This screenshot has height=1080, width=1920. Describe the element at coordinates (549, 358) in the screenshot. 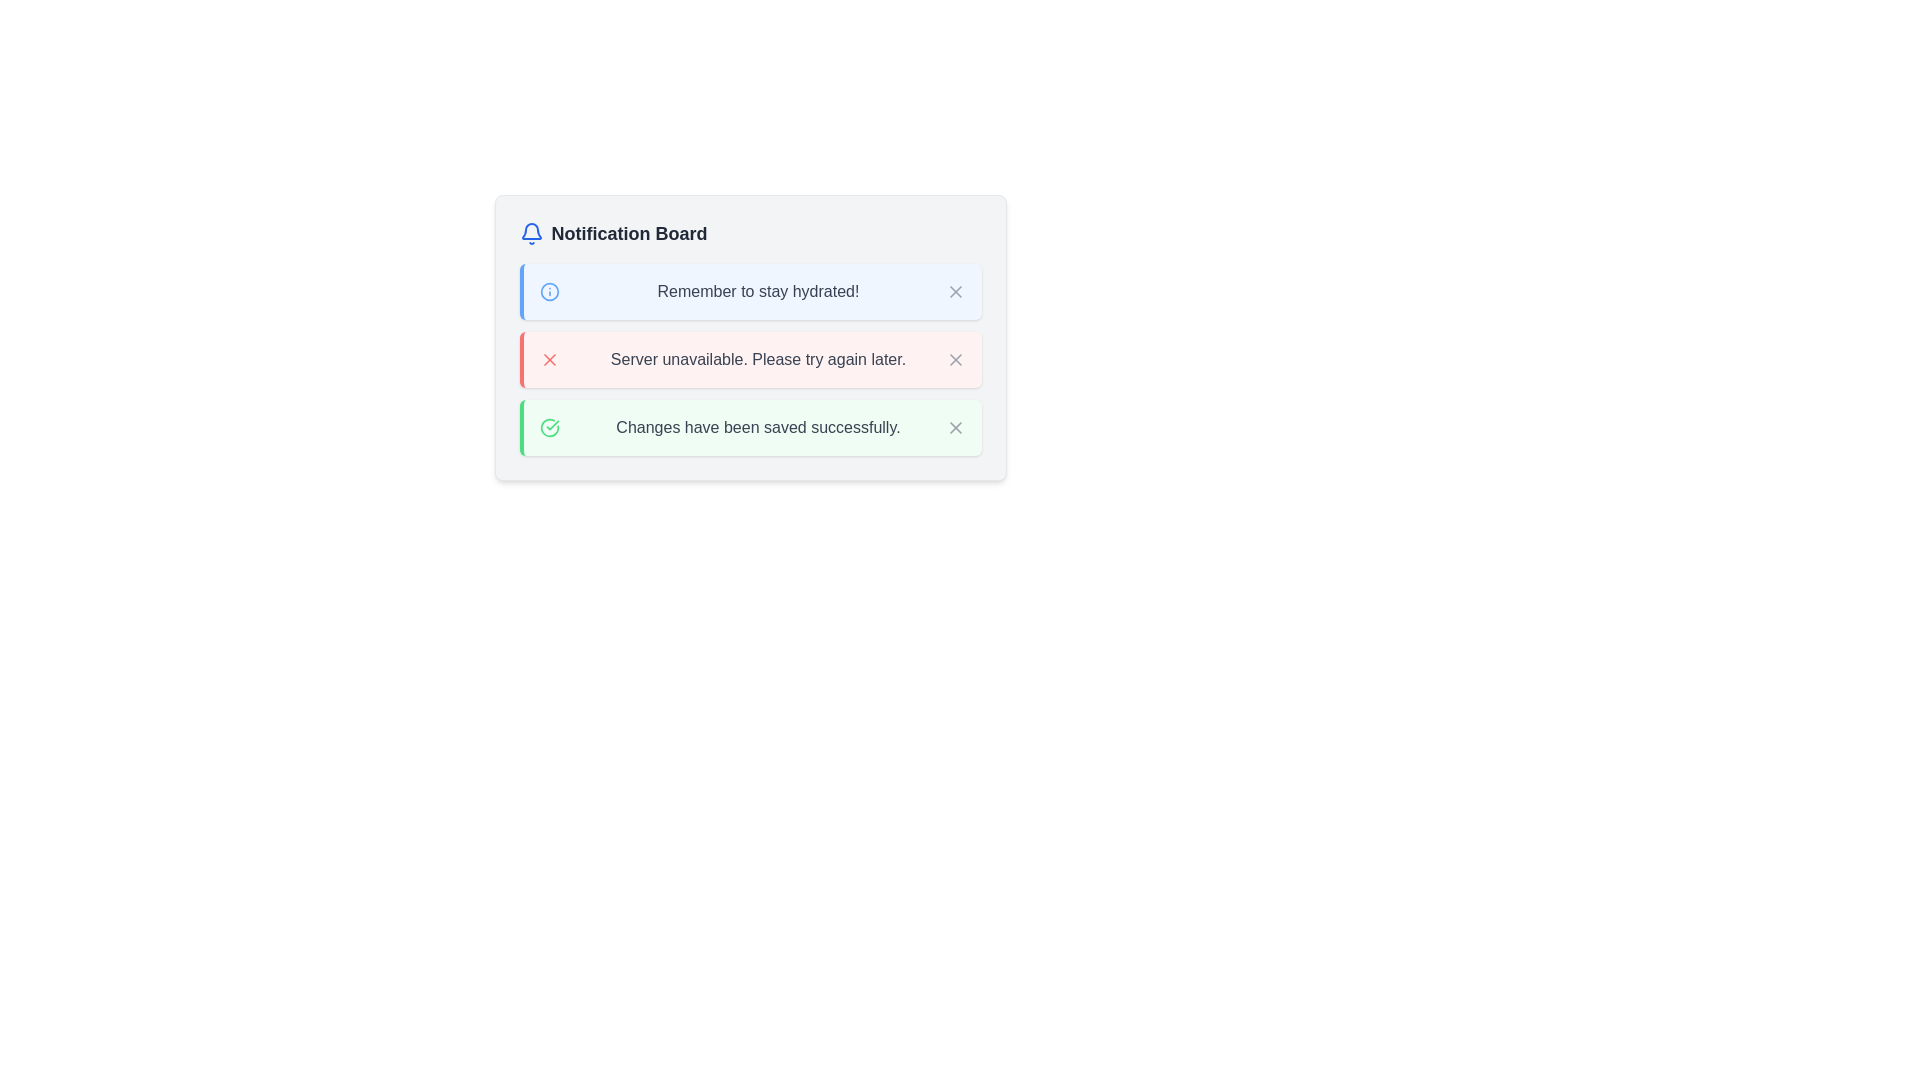

I see `the red 'X' icon located in the top left corner of the notification card that indicates 'Server unavailable. Please try again later.'` at that location.